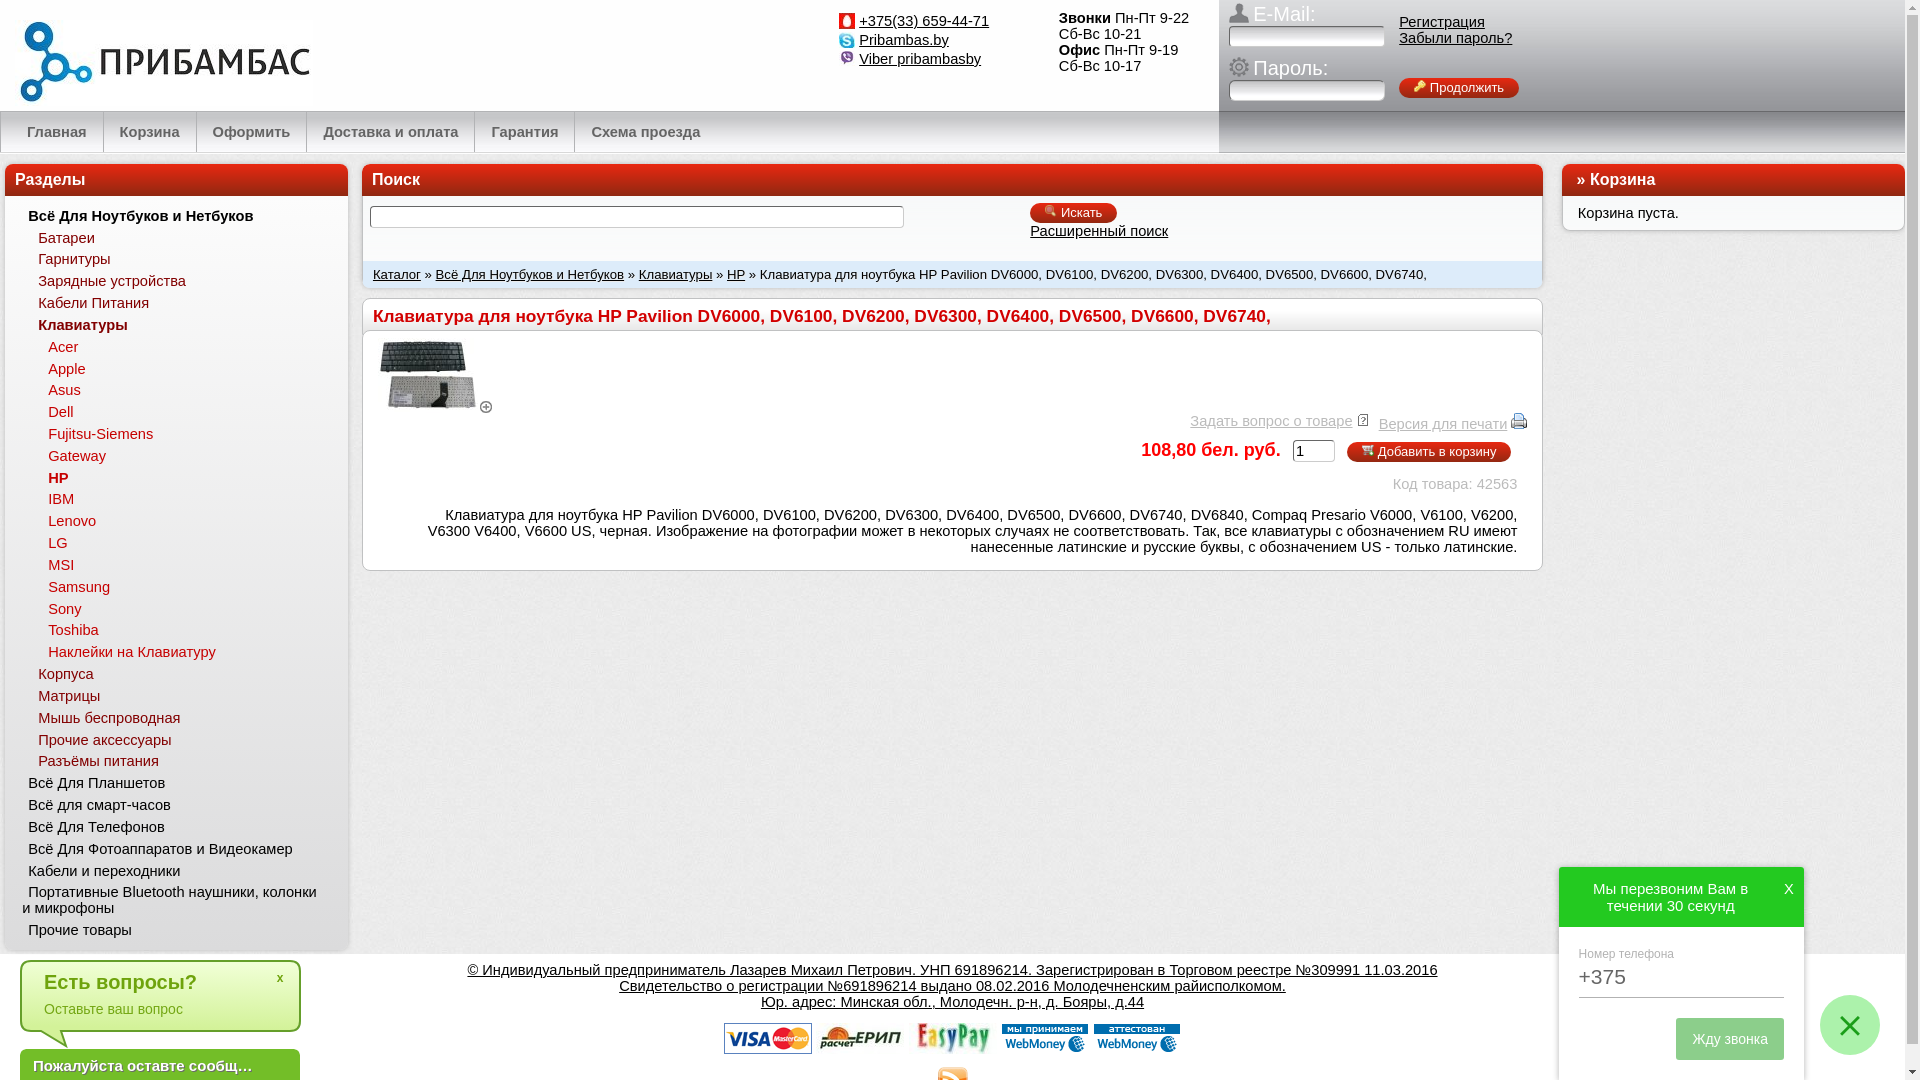 The width and height of the screenshot is (1920, 1080). I want to click on ' EasyPay ', so click(950, 1037).